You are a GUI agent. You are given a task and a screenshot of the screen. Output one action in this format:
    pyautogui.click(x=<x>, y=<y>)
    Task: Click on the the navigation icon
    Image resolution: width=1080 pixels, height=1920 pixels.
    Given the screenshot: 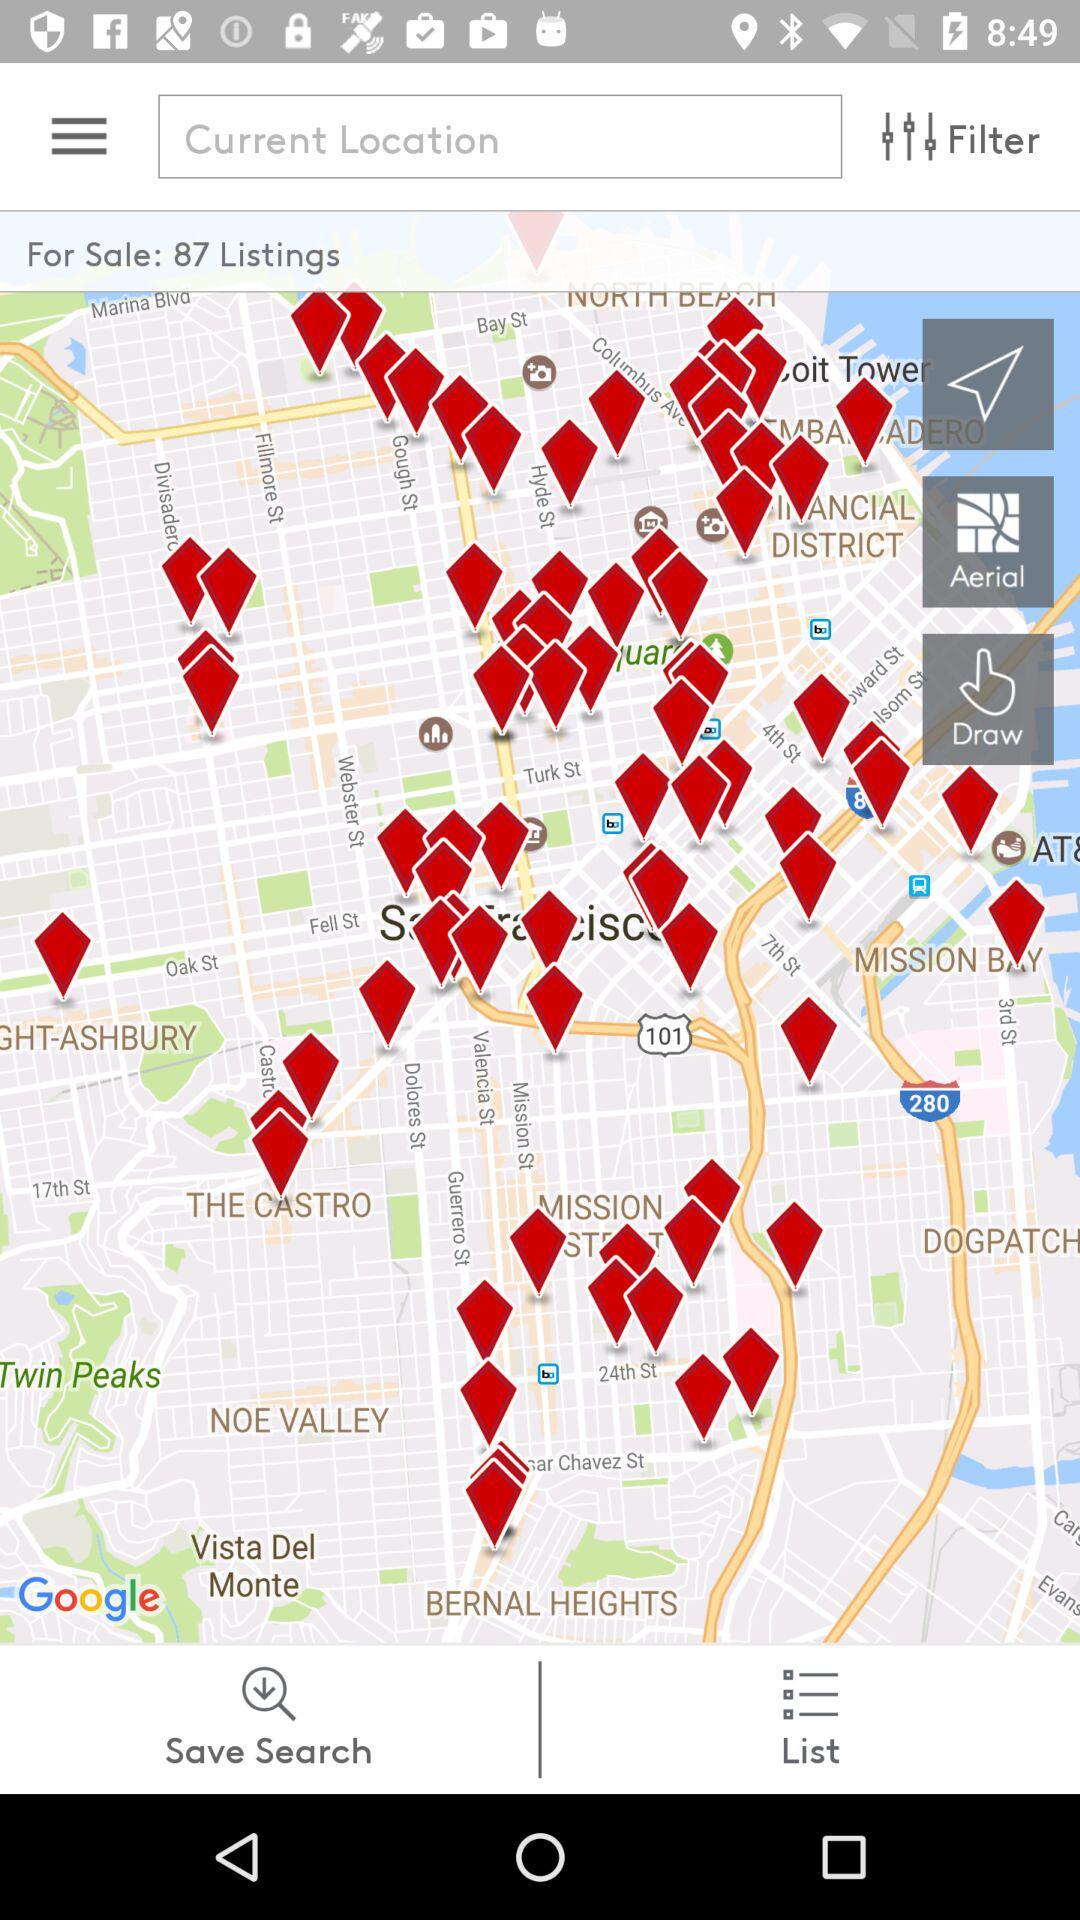 What is the action you would take?
    pyautogui.click(x=987, y=384)
    